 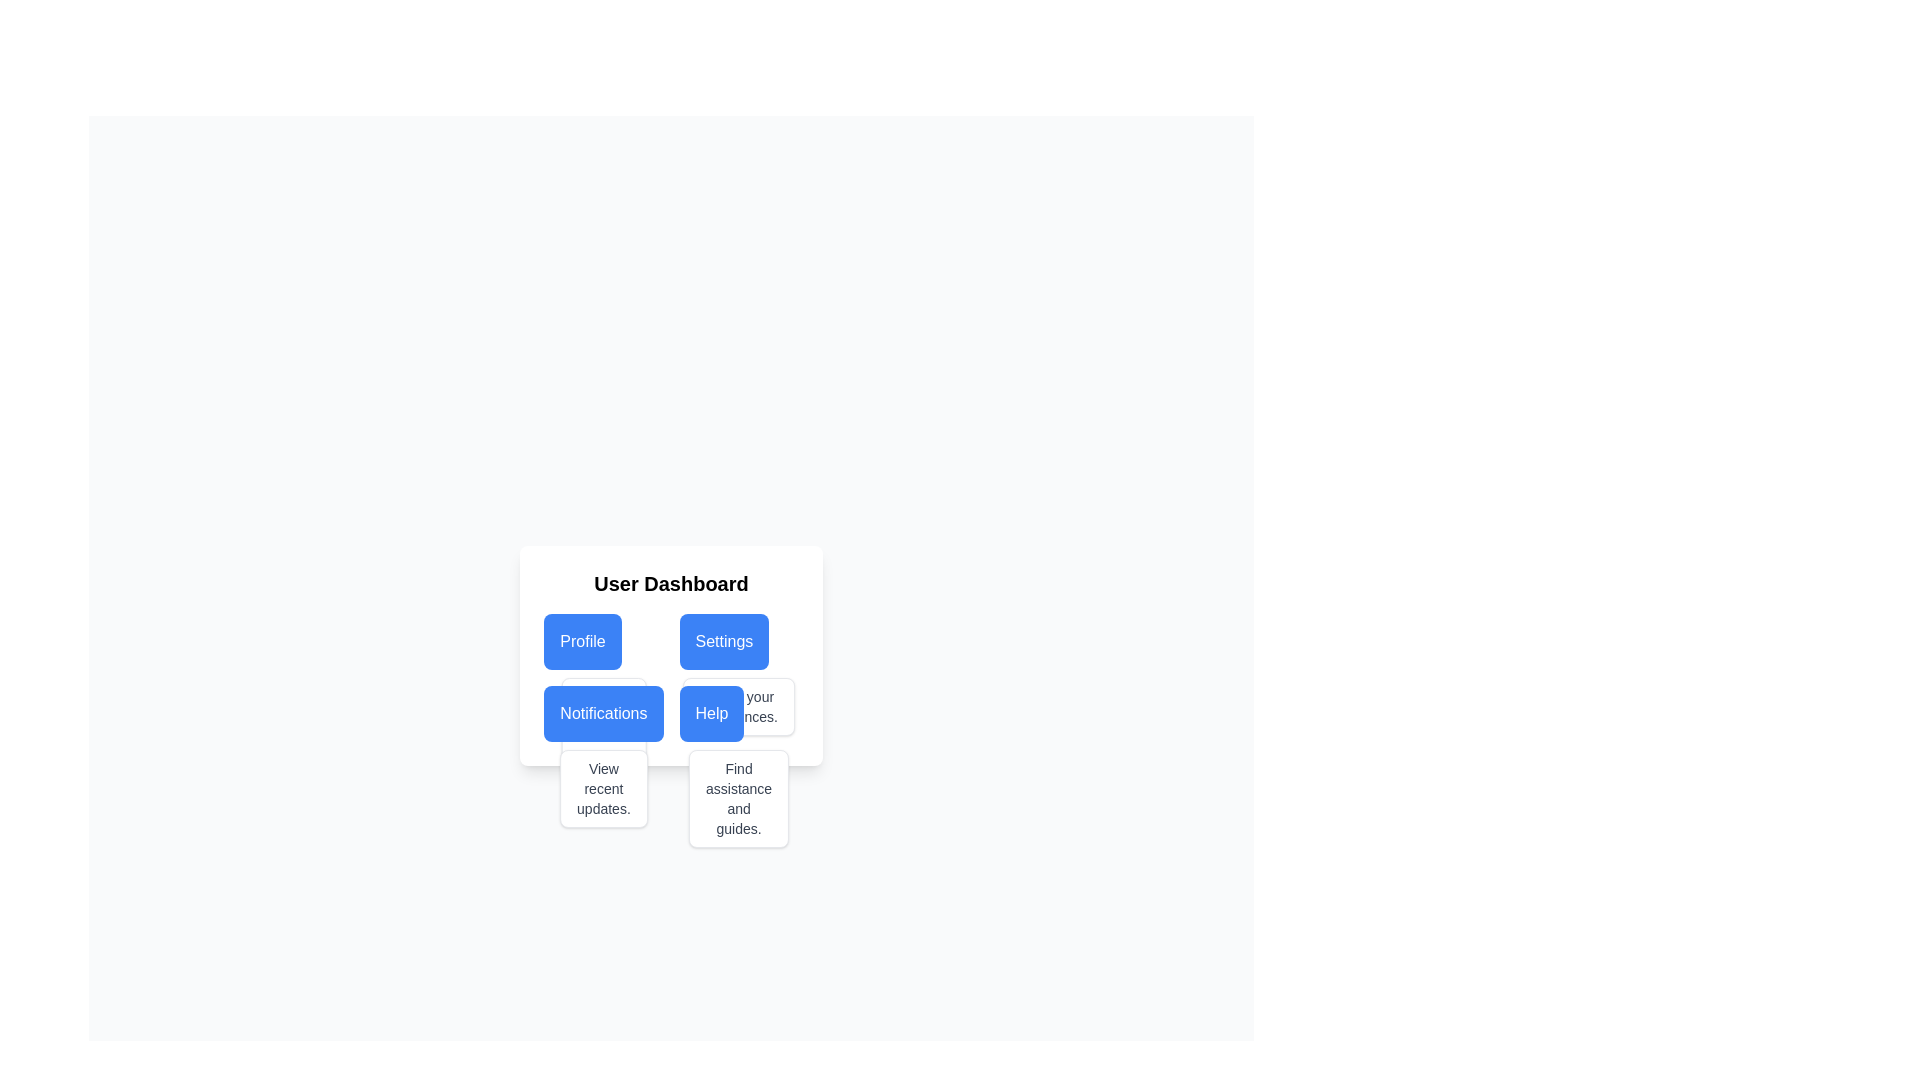 What do you see at coordinates (602, 641) in the screenshot?
I see `the 'Profile' button with a blue background and white text located in the top-left quadrant of the grid under 'User Dashboard'` at bounding box center [602, 641].